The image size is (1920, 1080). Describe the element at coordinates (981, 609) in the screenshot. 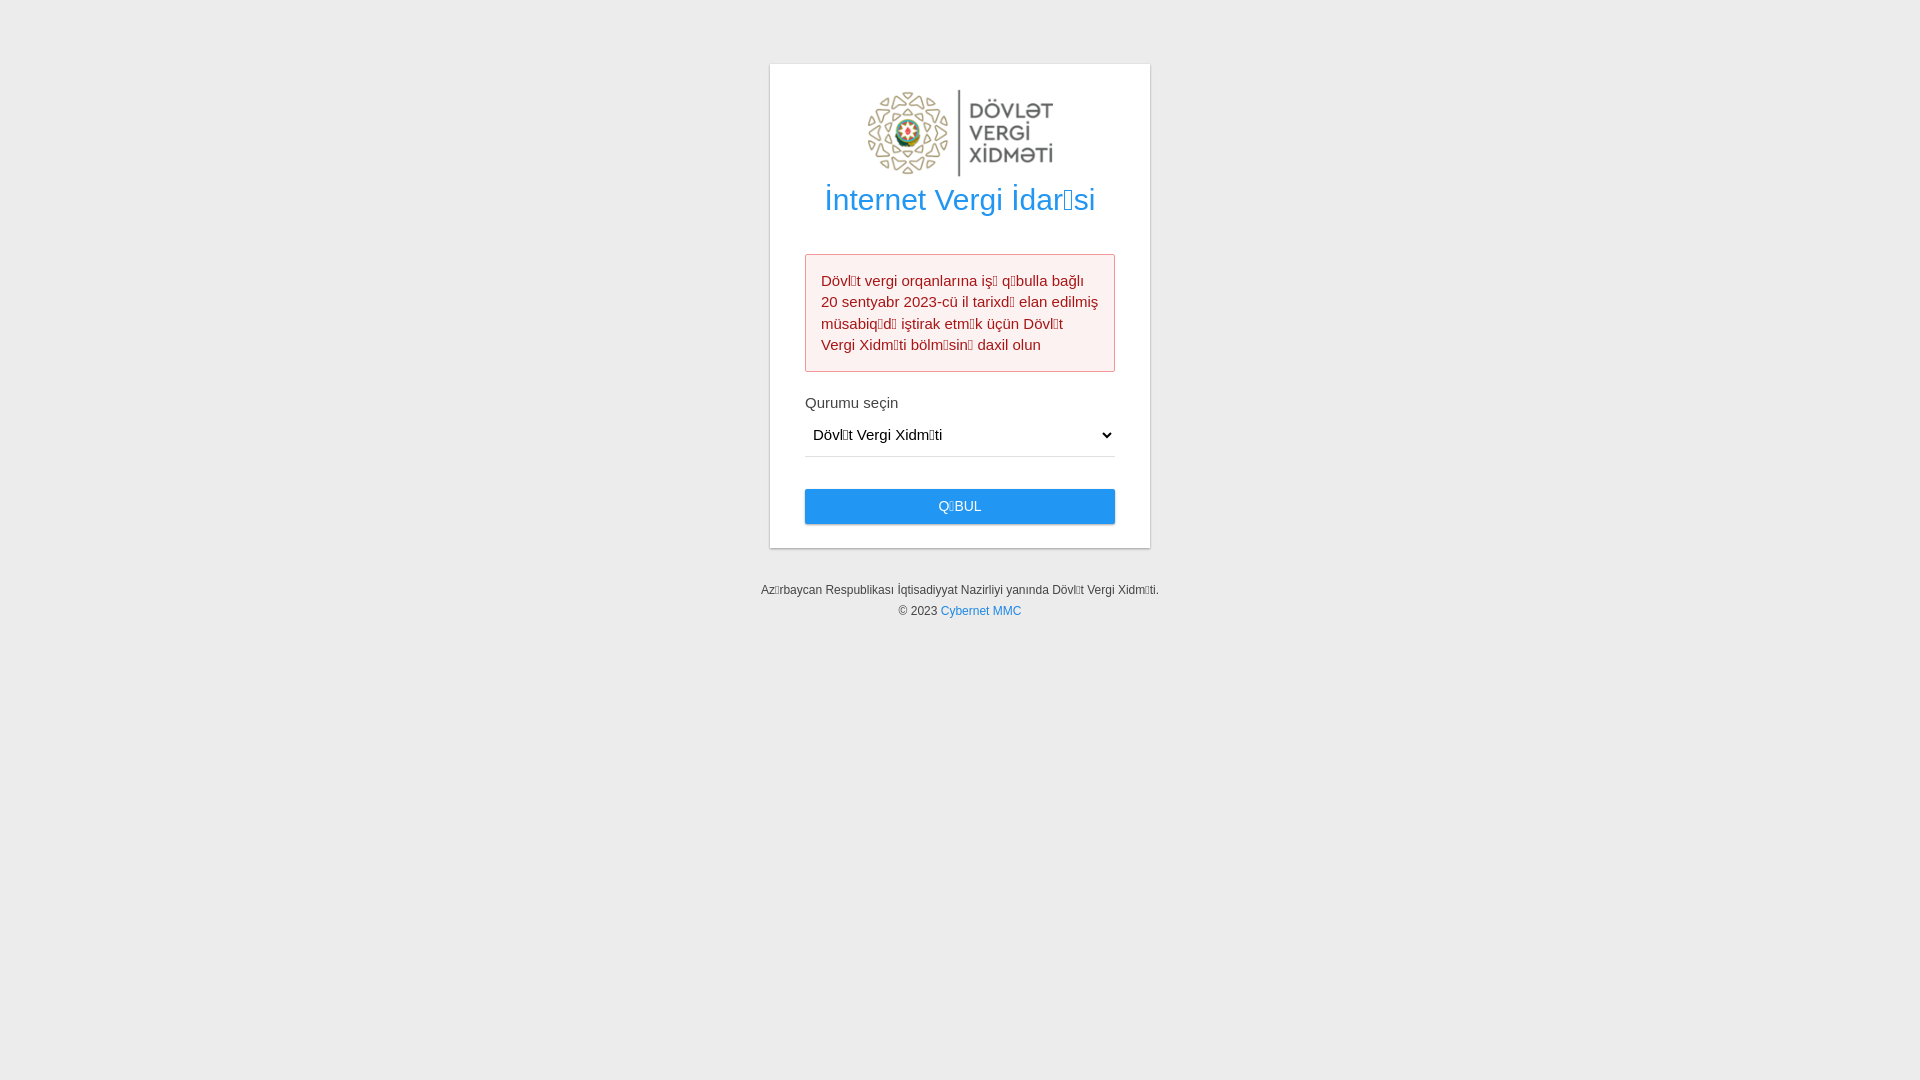

I see `'Cybernet MMC'` at that location.